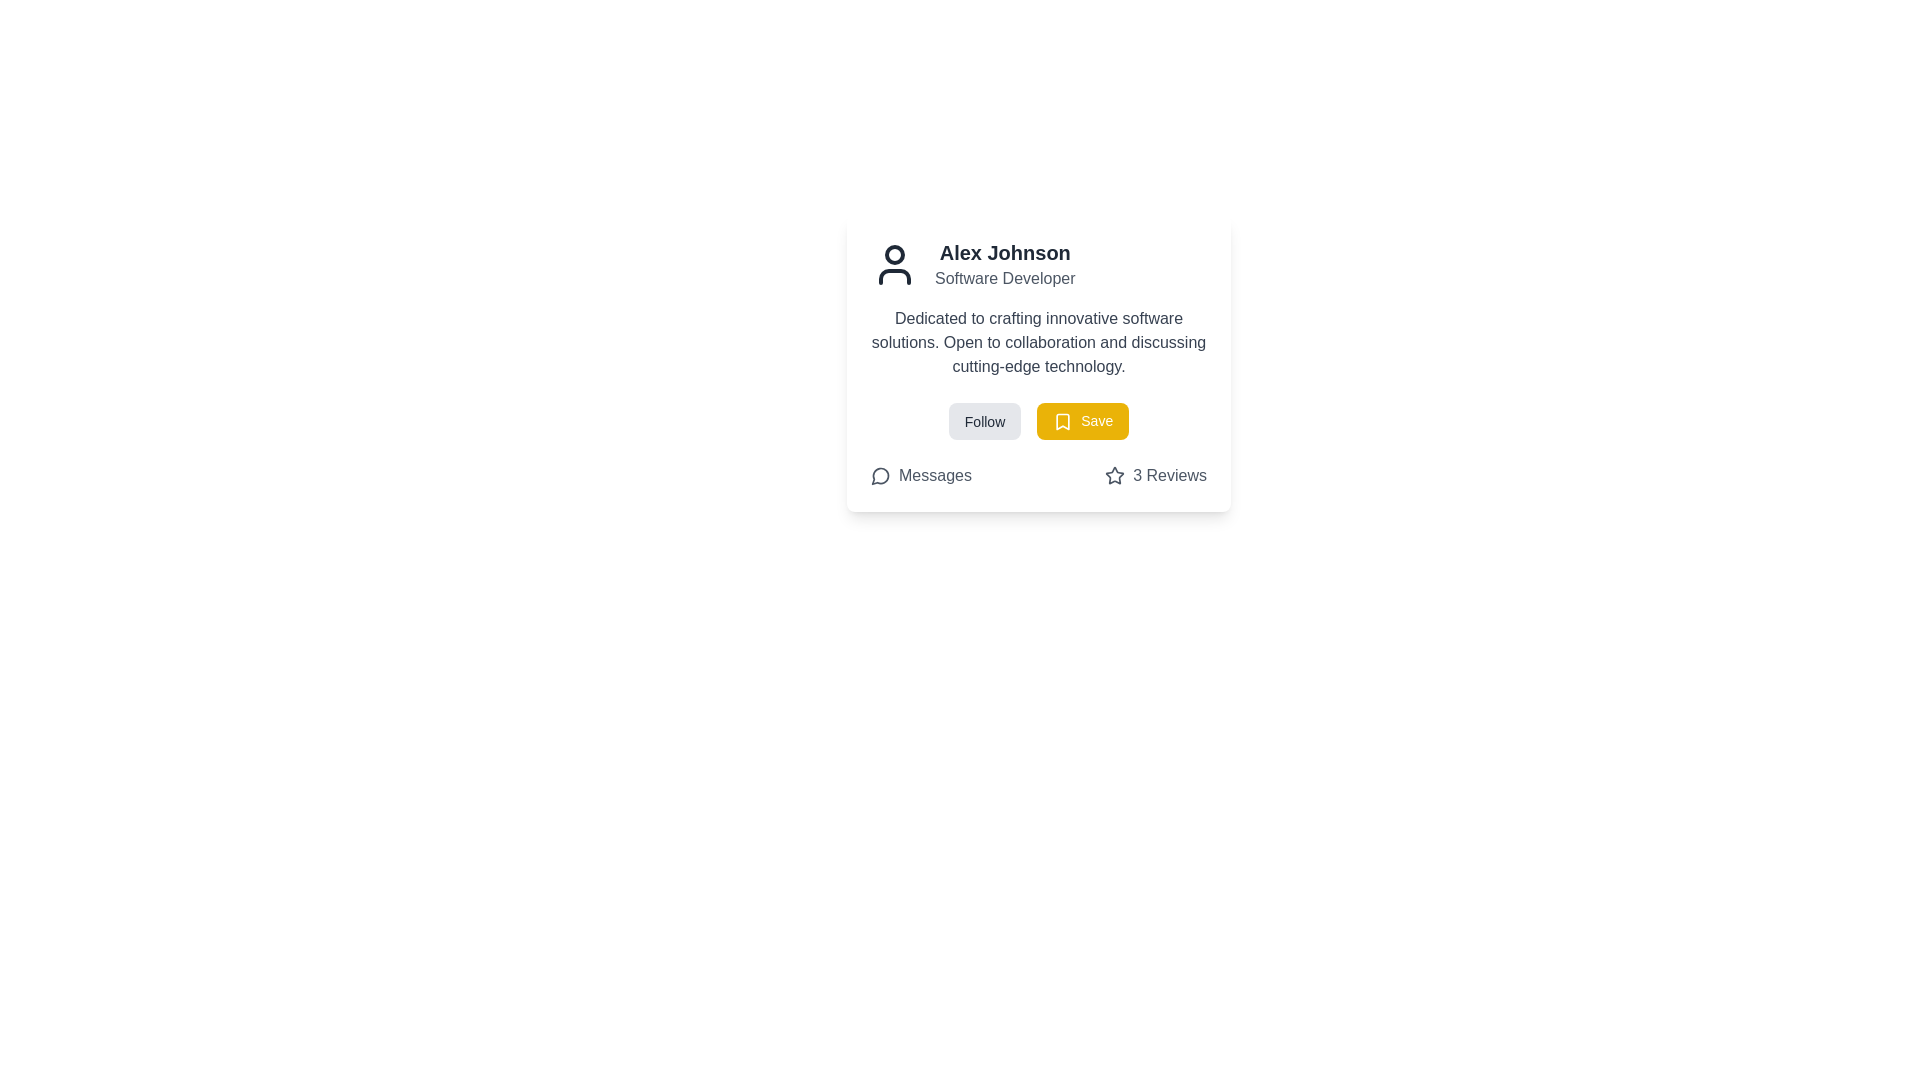 This screenshot has height=1080, width=1920. Describe the element at coordinates (1005, 264) in the screenshot. I see `displayed text from the text block that shows the user's name and job title, located centrally in the upper portion of the card layout, to the right of the user avatar icon` at that location.